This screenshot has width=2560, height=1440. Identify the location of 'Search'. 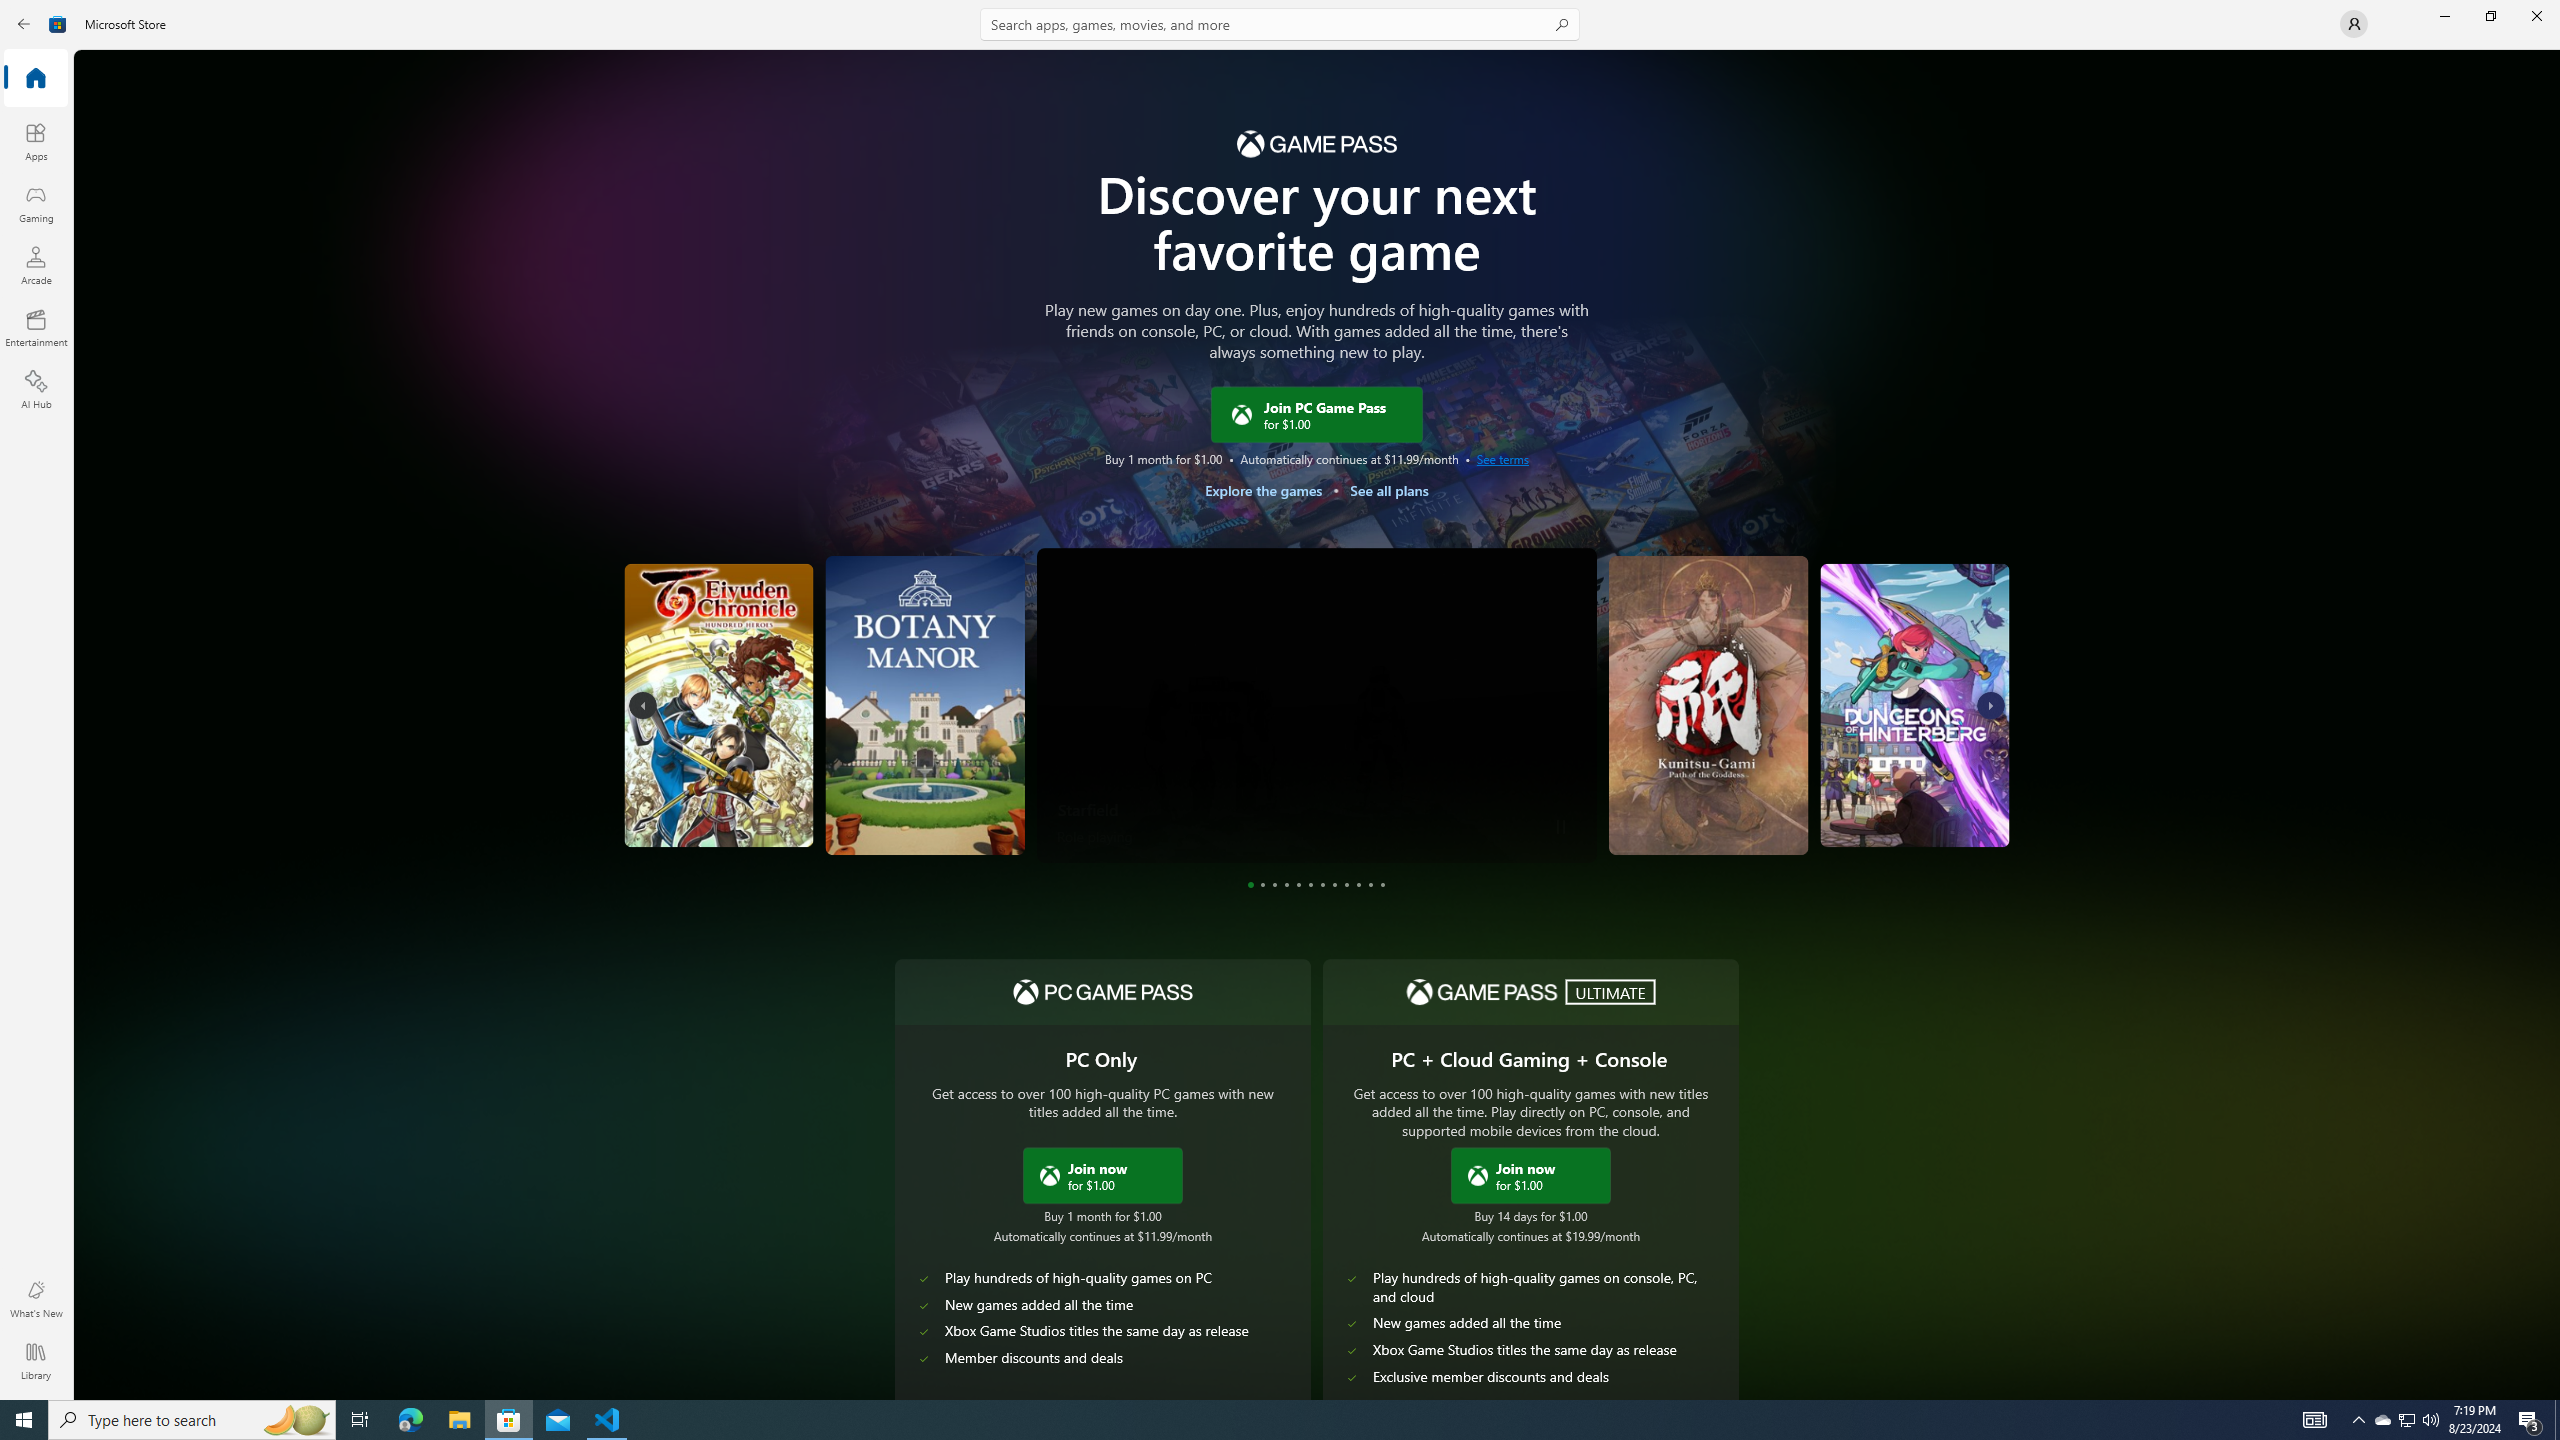
(1280, 23).